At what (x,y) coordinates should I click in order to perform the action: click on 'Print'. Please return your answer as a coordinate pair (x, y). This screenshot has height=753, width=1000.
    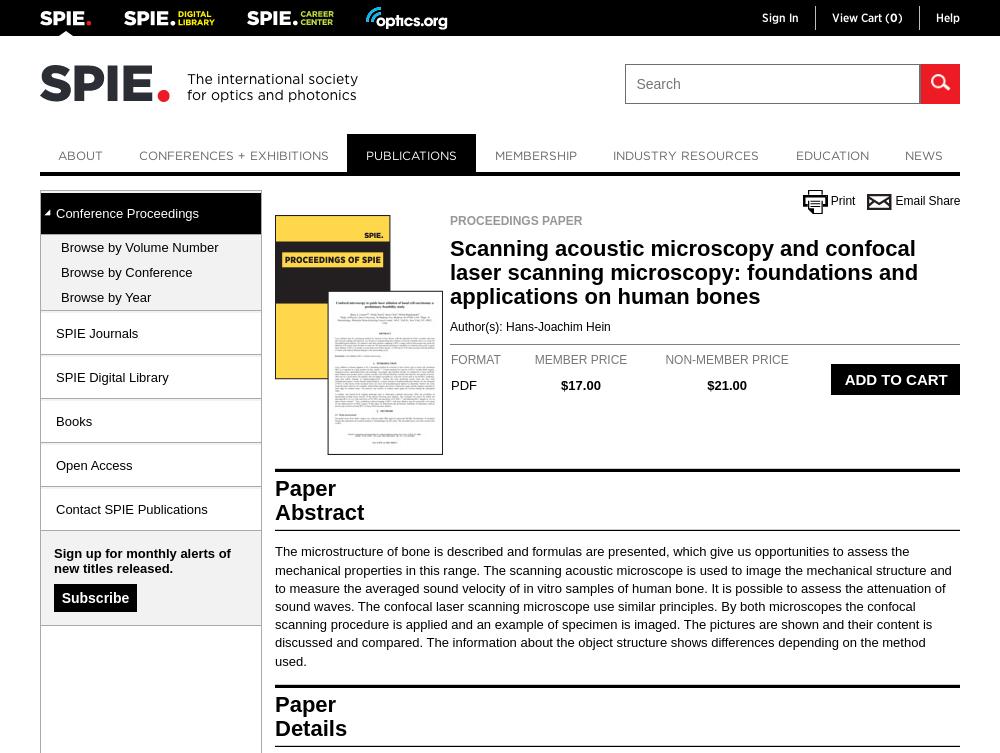
    Looking at the image, I should click on (829, 199).